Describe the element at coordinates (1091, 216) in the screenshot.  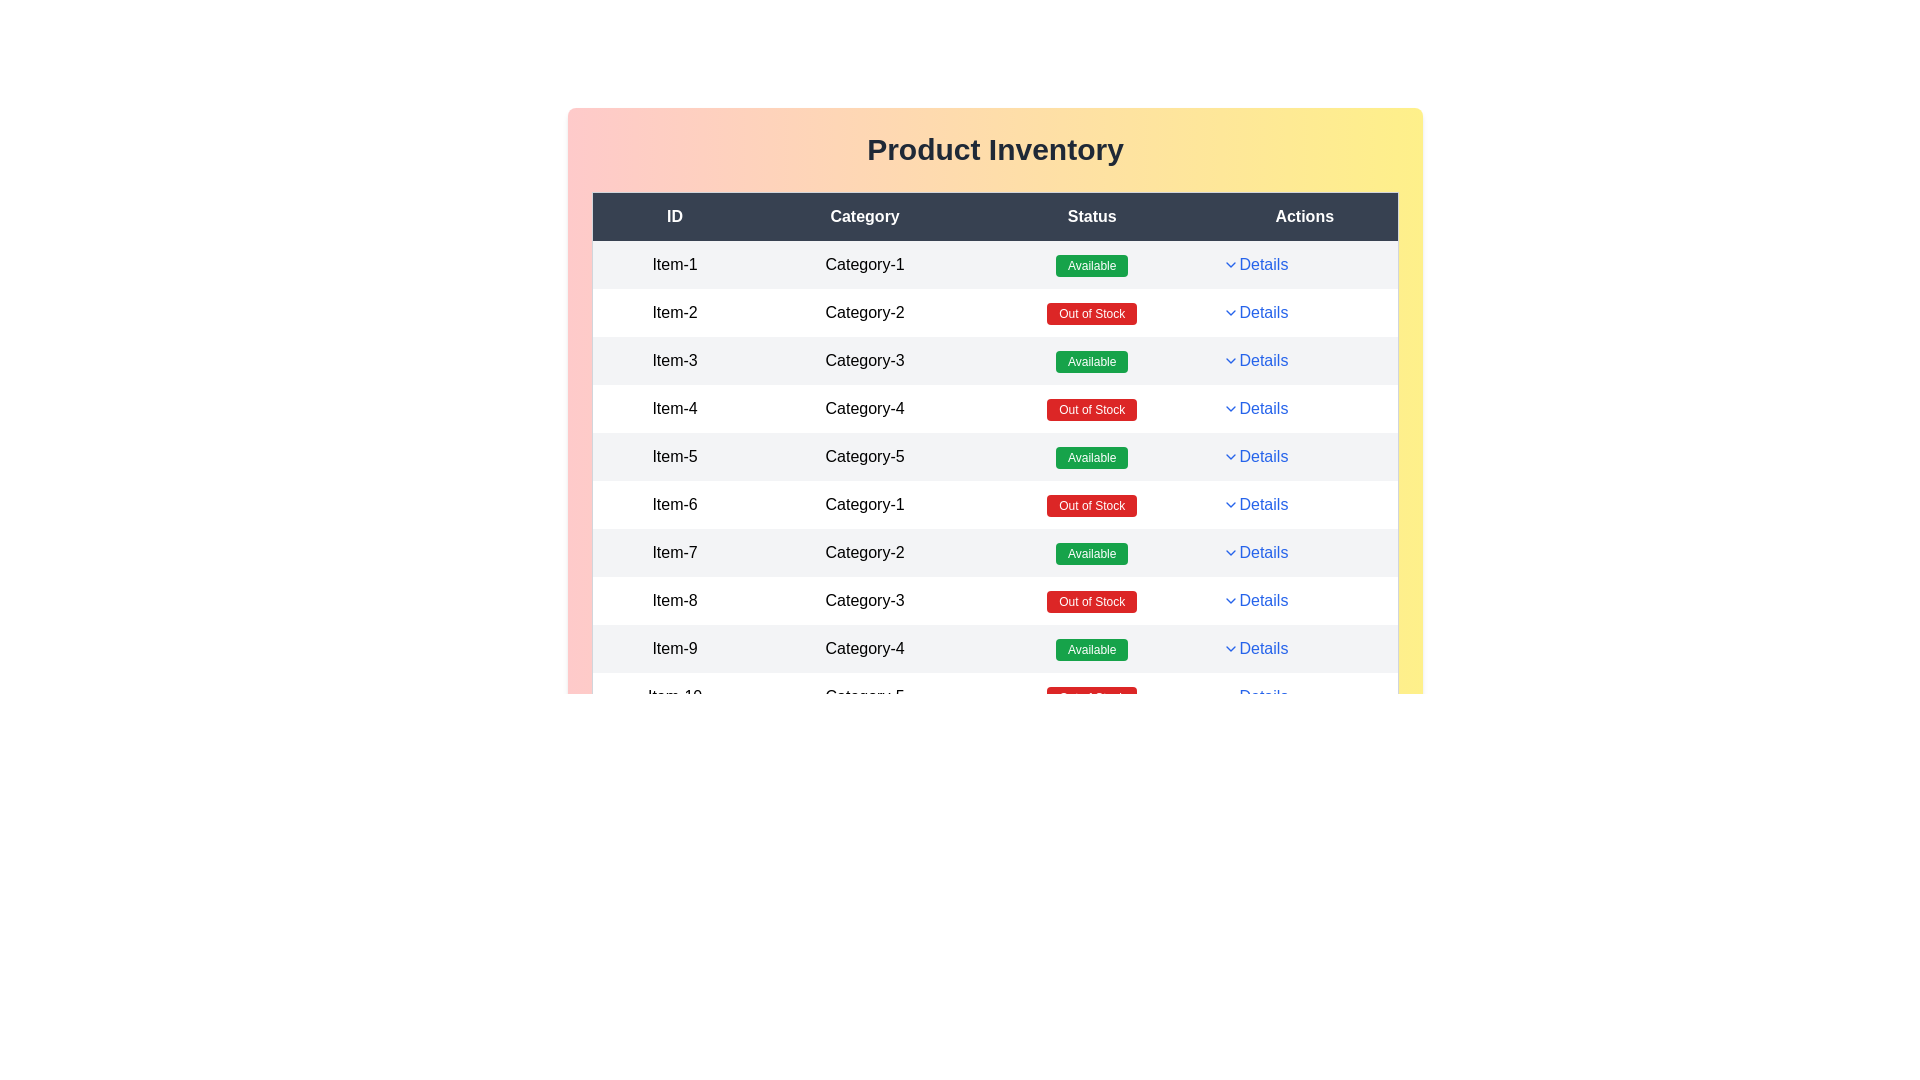
I see `the table header to sort by Status` at that location.